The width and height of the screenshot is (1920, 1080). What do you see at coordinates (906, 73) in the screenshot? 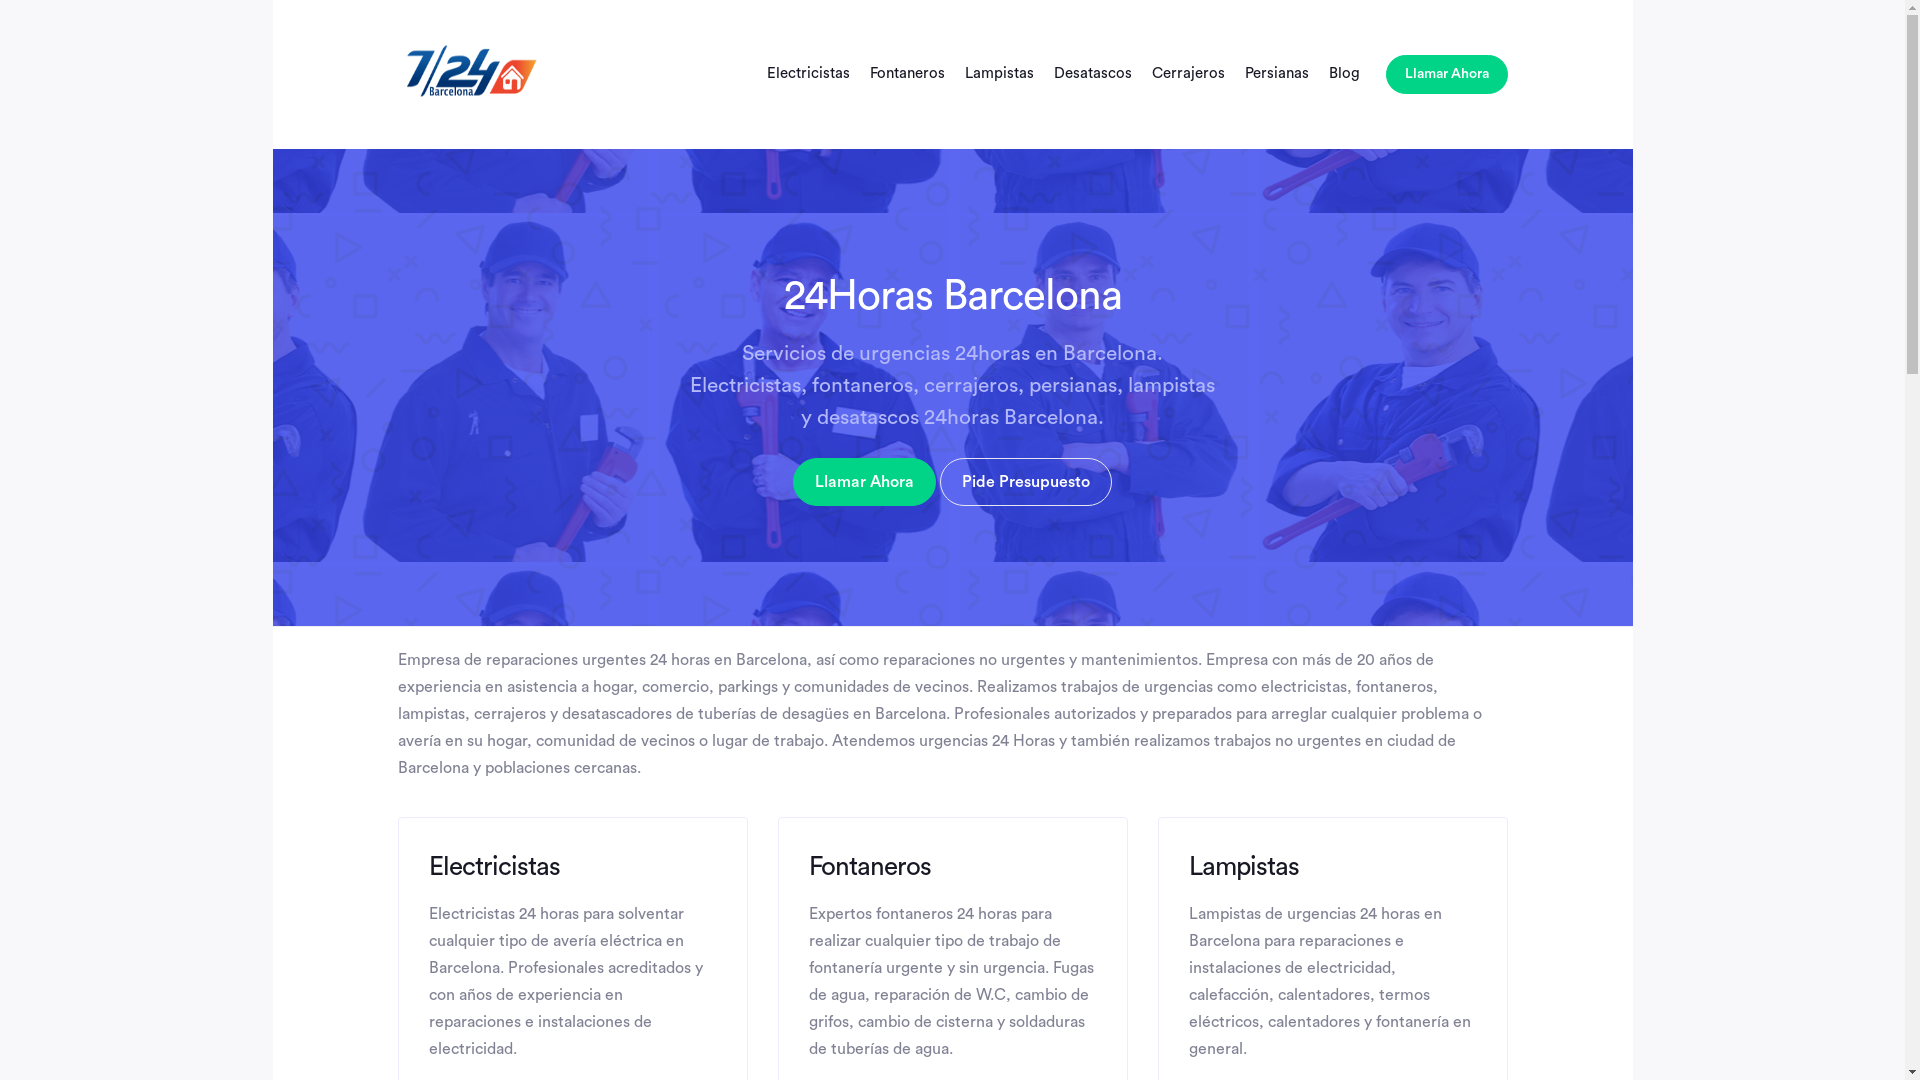
I see `'Fontaneros'` at bounding box center [906, 73].